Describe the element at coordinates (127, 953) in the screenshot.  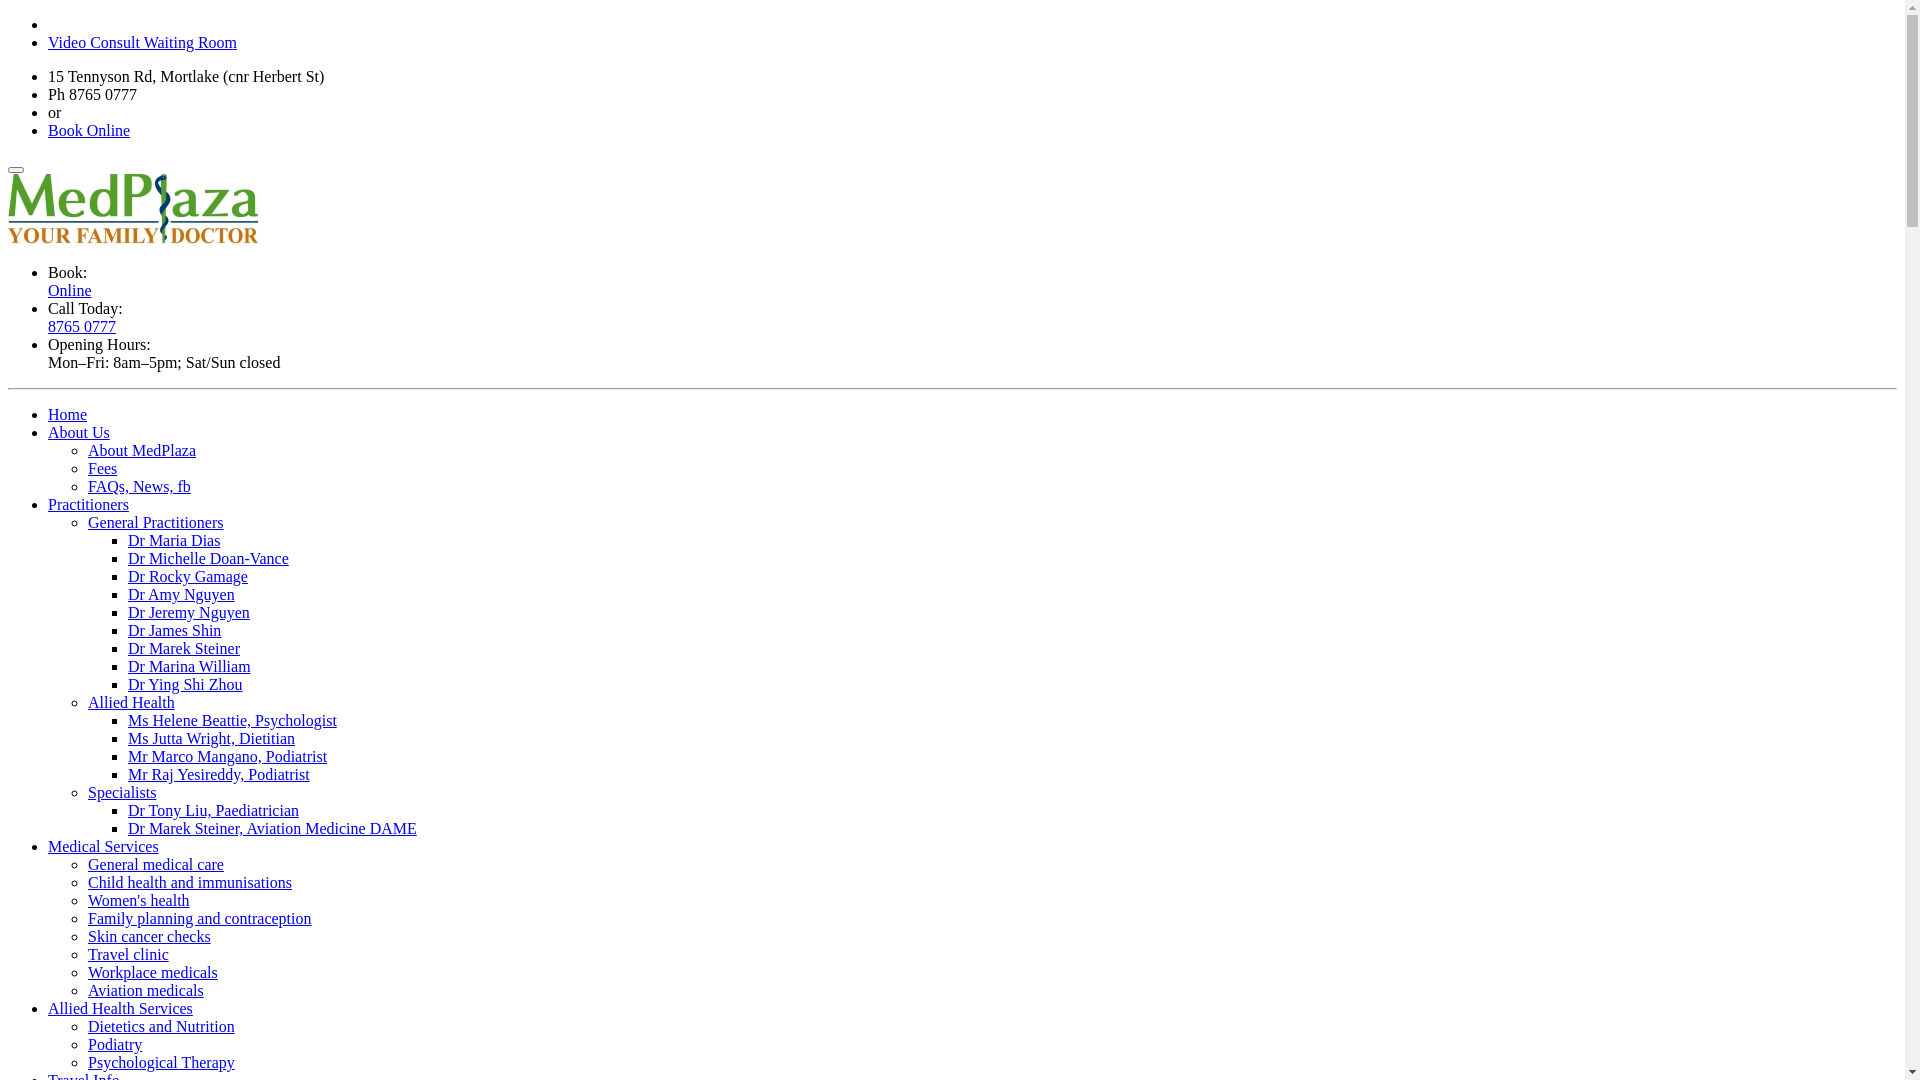
I see `'Travel clinic'` at that location.